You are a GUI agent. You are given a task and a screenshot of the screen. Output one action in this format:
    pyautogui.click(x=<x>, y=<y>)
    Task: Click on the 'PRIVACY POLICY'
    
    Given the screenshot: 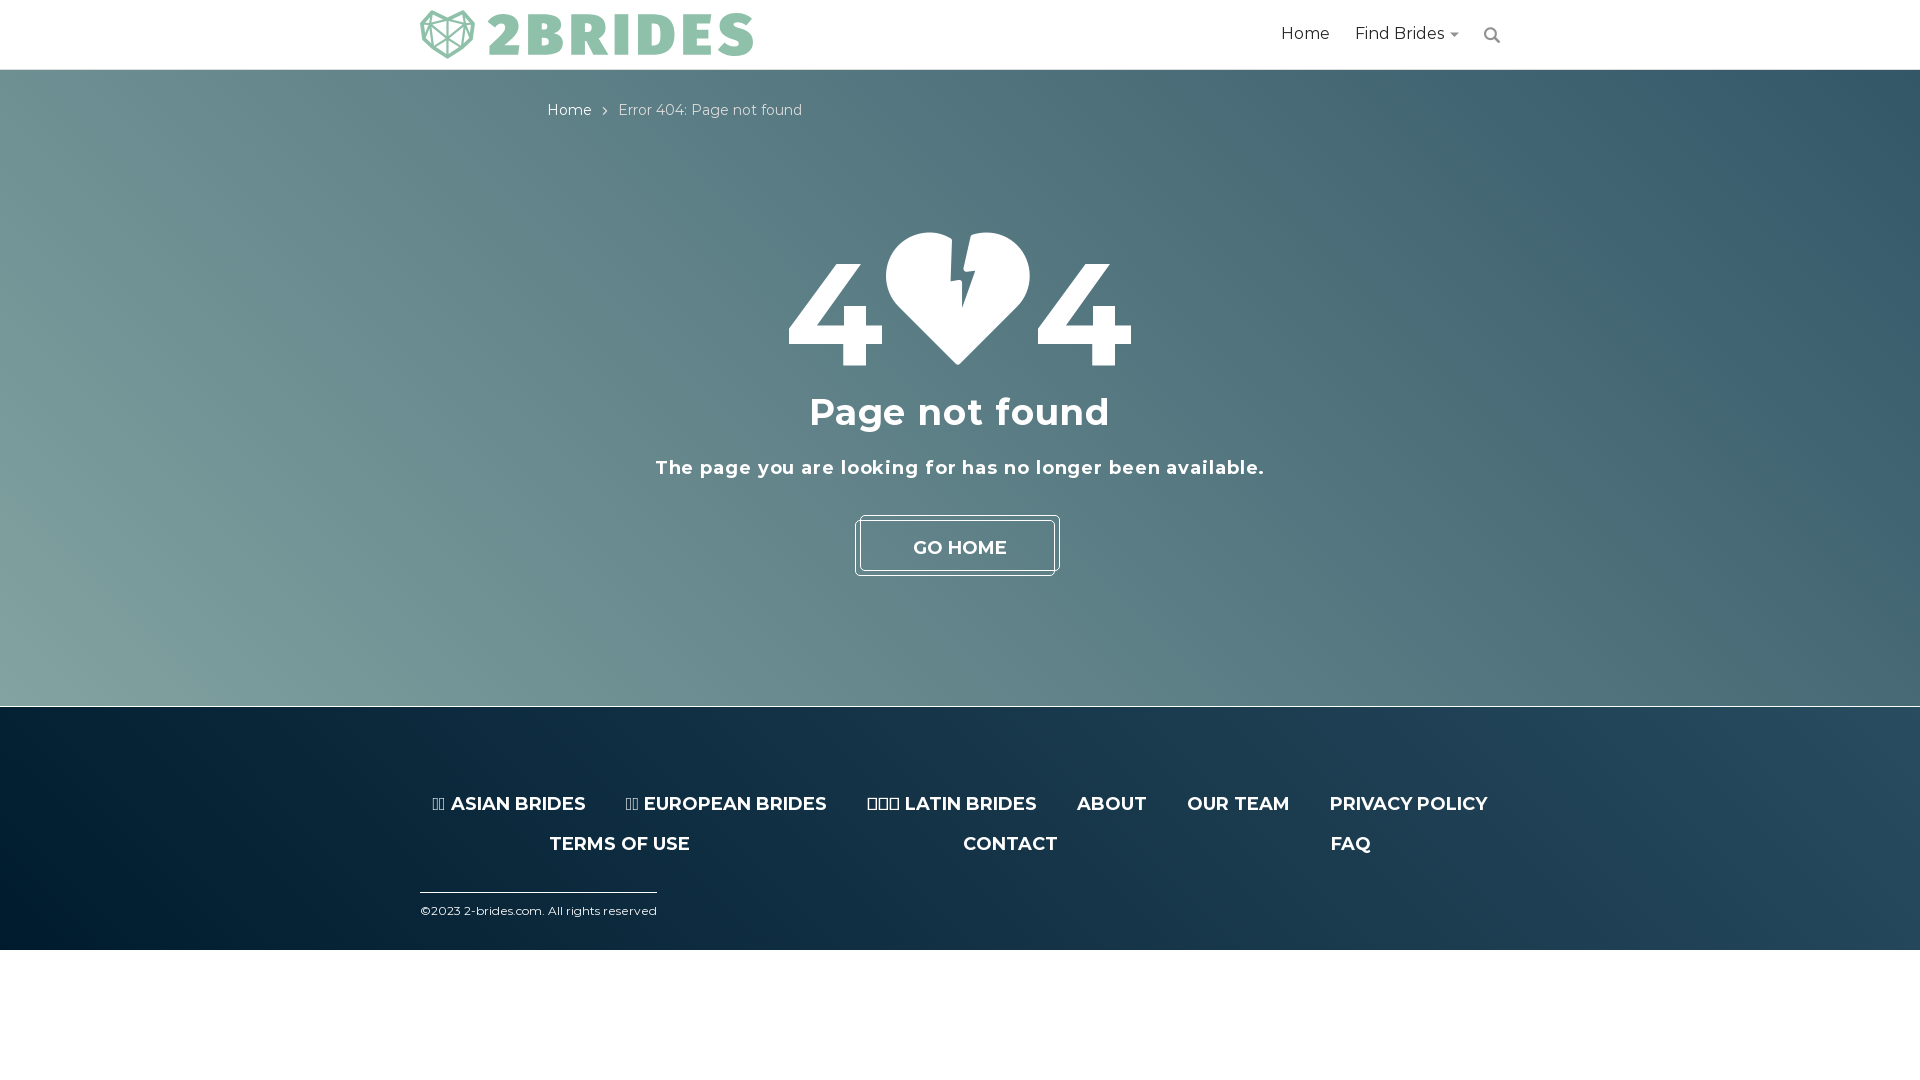 What is the action you would take?
    pyautogui.click(x=1407, y=802)
    